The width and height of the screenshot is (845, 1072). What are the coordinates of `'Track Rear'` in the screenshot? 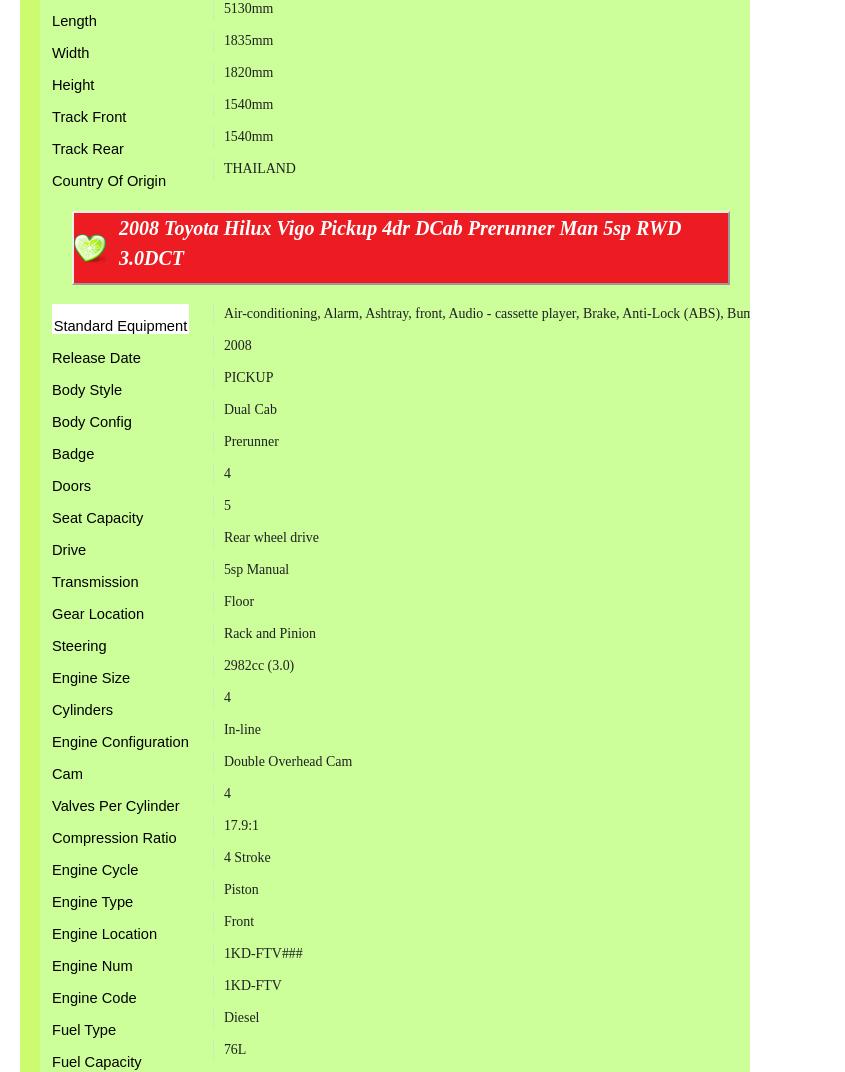 It's located at (50, 148).